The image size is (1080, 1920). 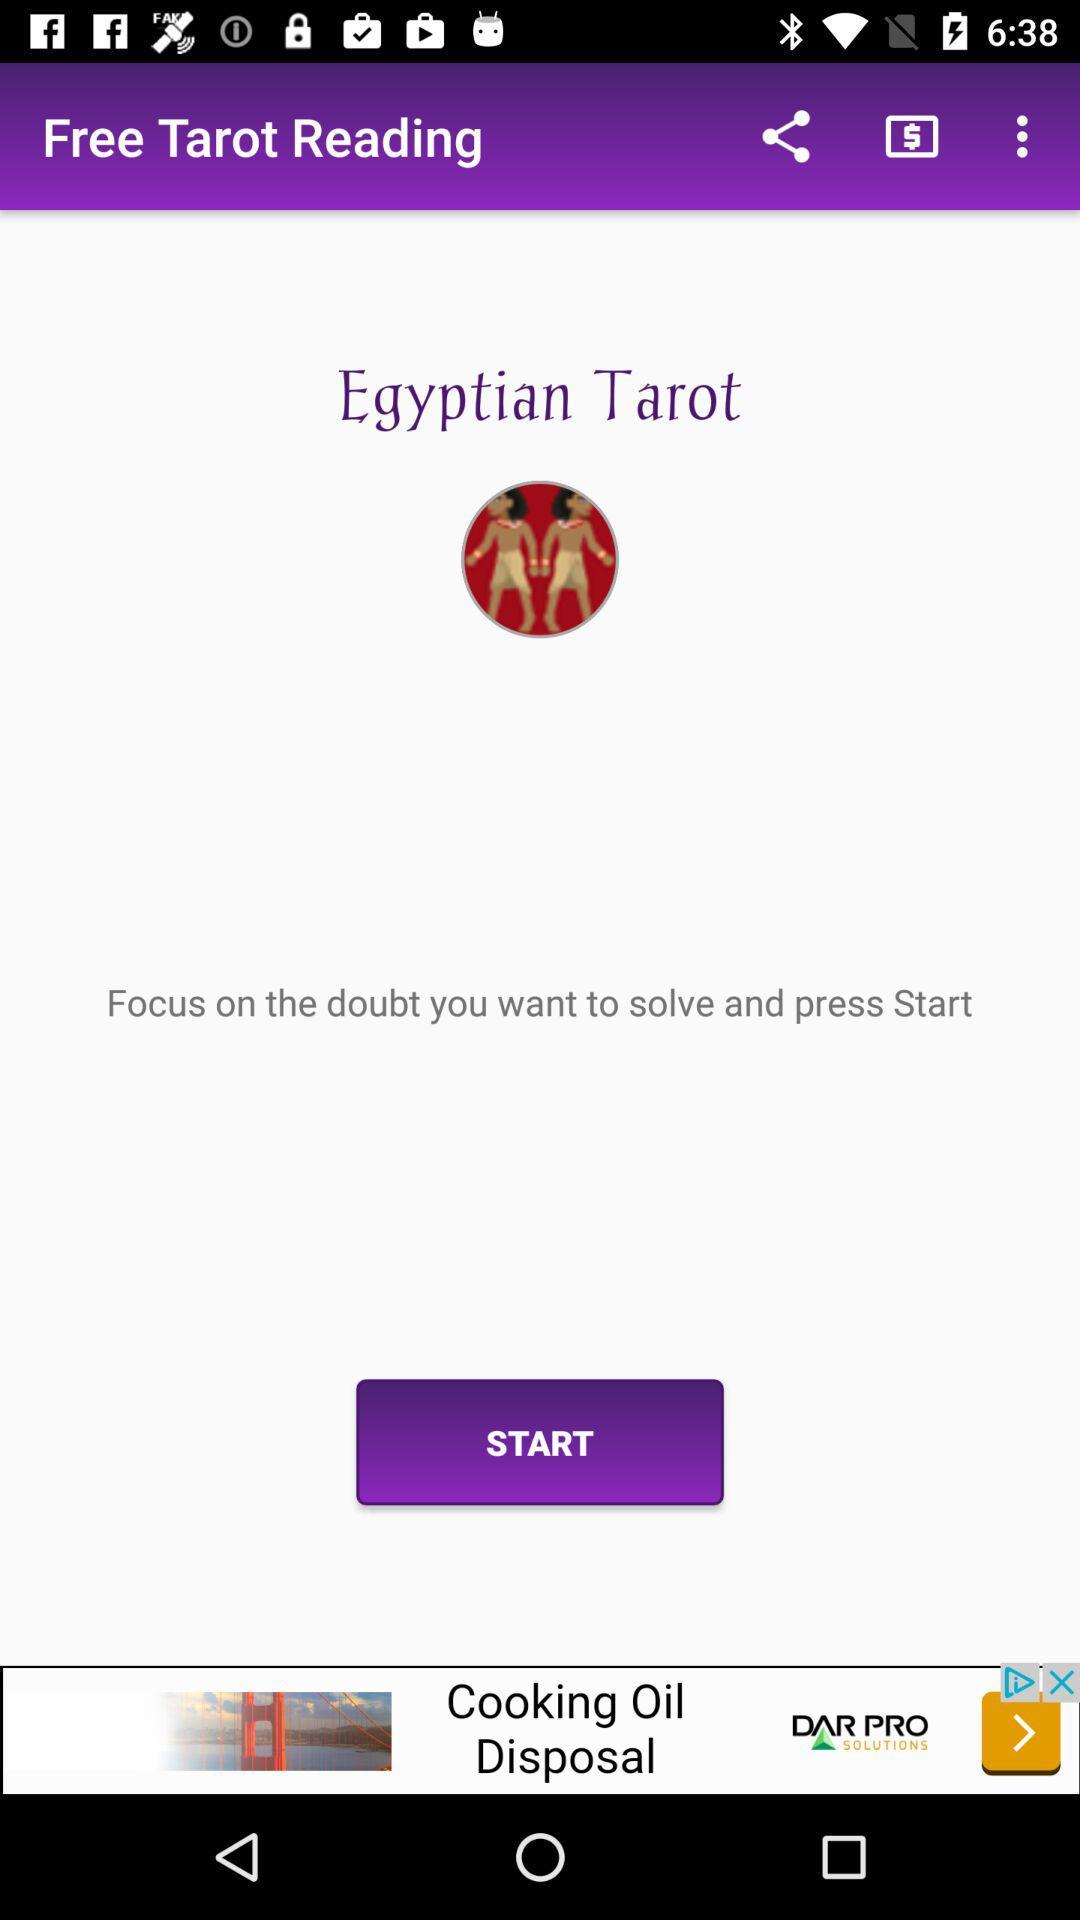 I want to click on oil advertisement, so click(x=540, y=1727).